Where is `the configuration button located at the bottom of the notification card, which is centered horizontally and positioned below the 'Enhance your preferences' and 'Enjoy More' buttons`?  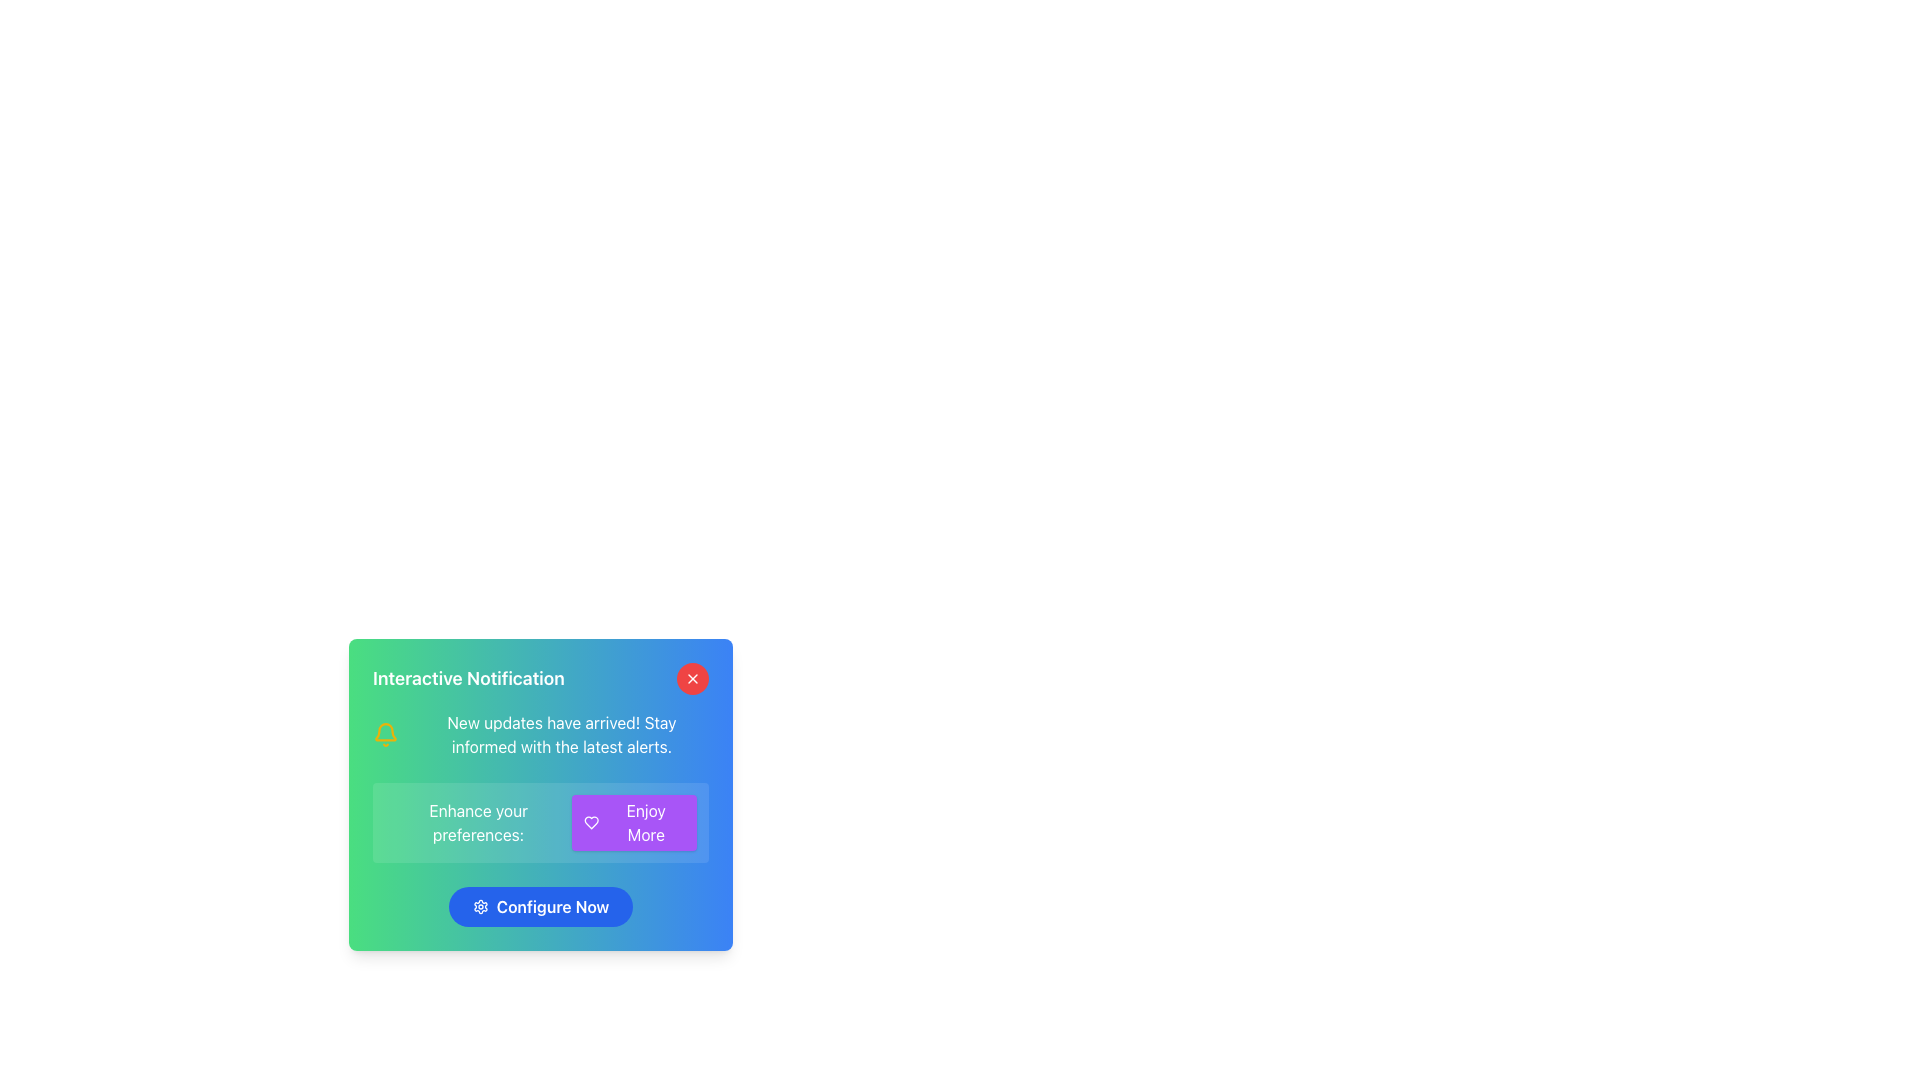 the configuration button located at the bottom of the notification card, which is centered horizontally and positioned below the 'Enhance your preferences' and 'Enjoy More' buttons is located at coordinates (541, 906).